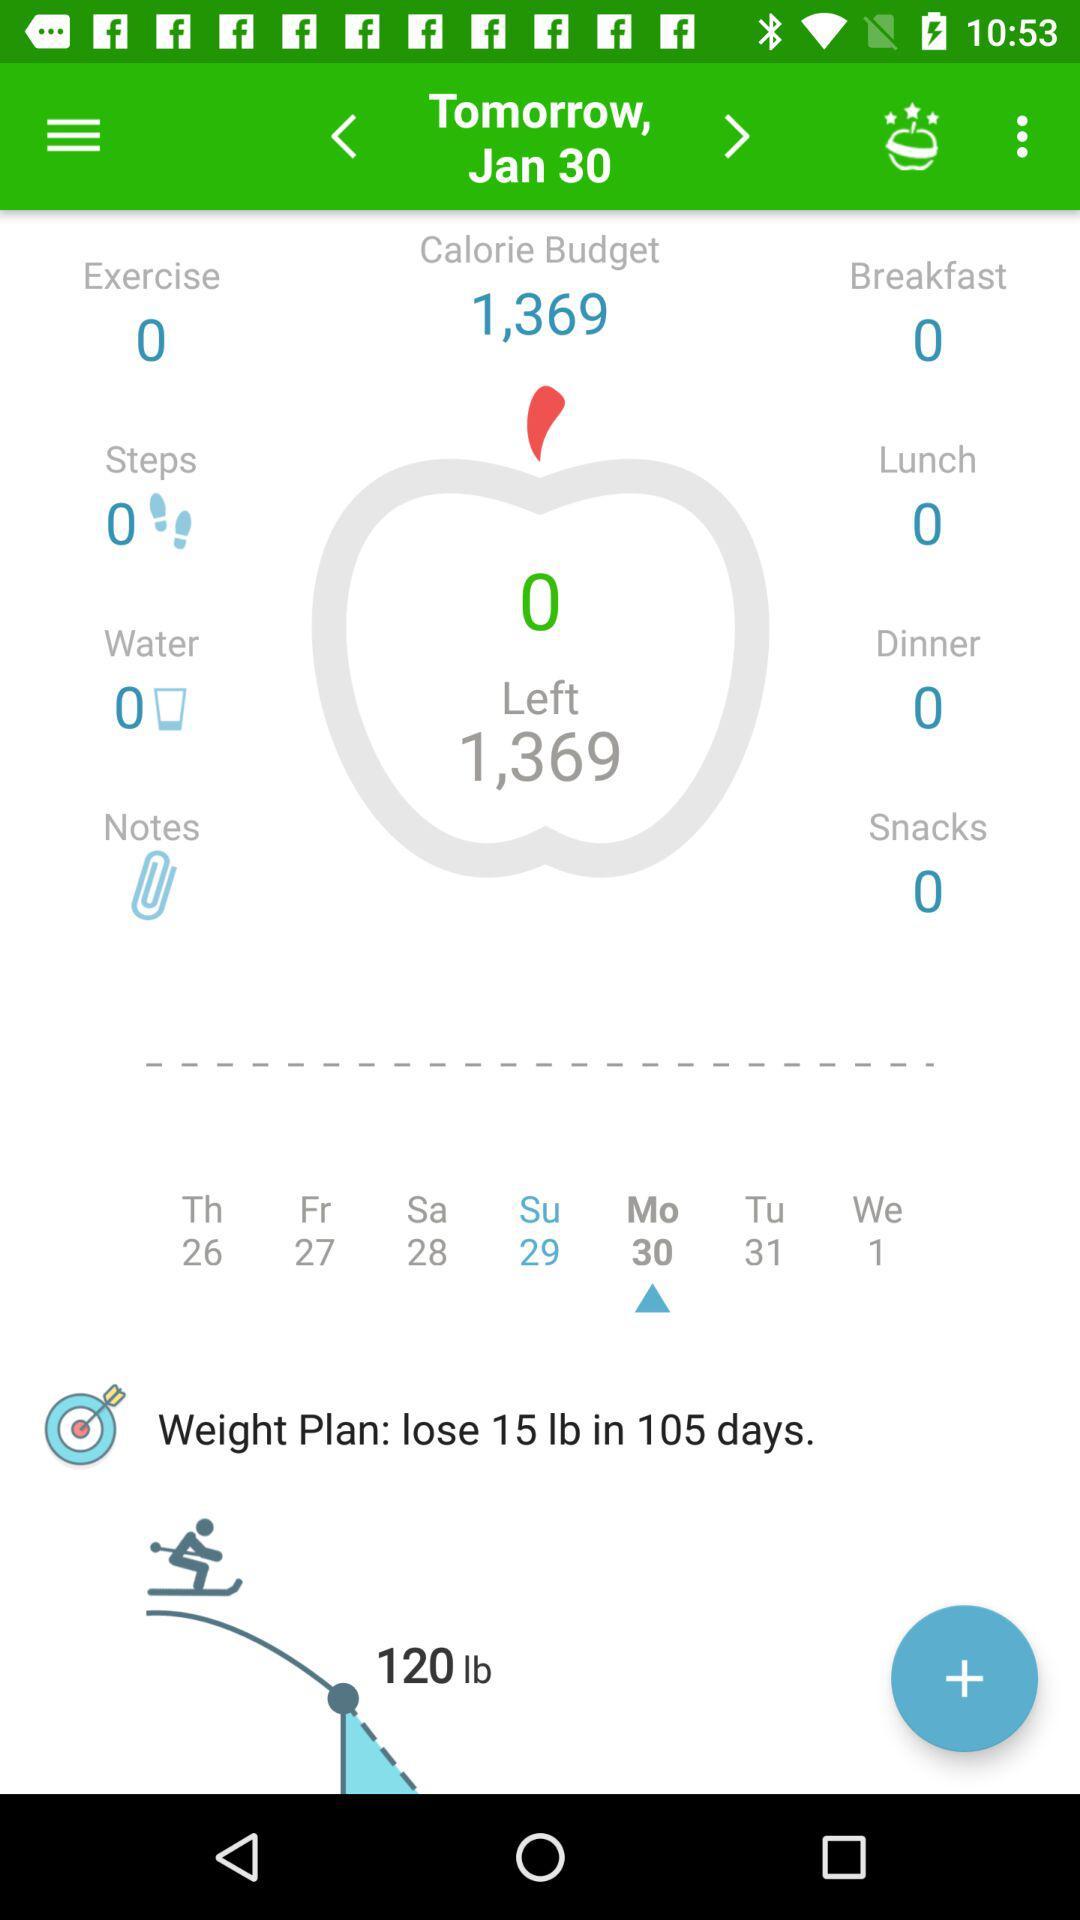  What do you see at coordinates (342, 135) in the screenshot?
I see `go back` at bounding box center [342, 135].